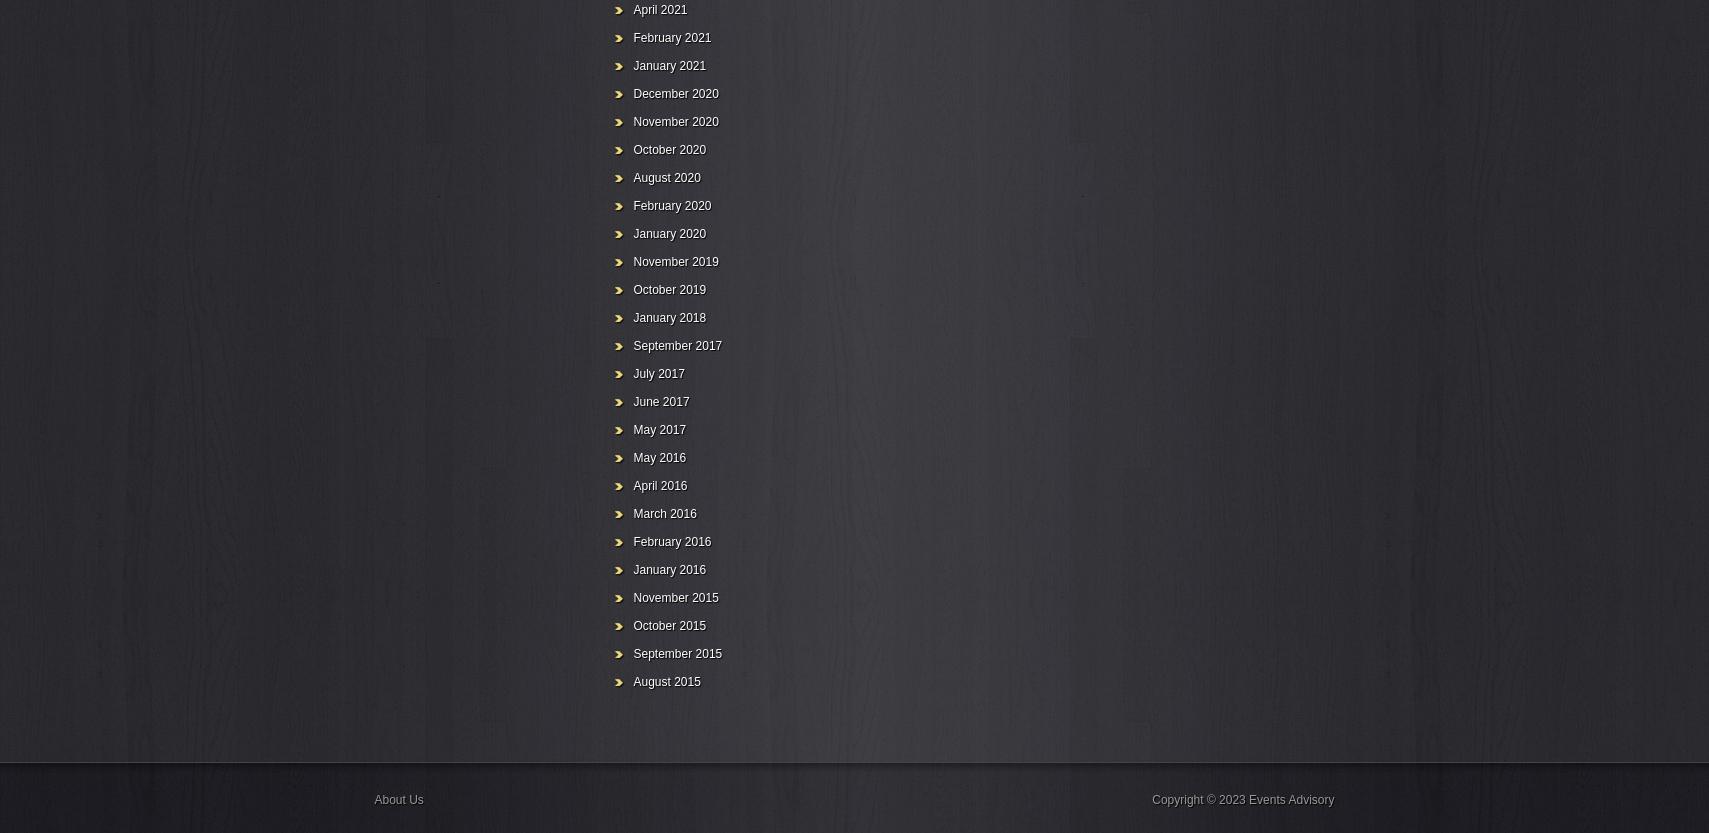  Describe the element at coordinates (674, 261) in the screenshot. I see `'November 2019'` at that location.